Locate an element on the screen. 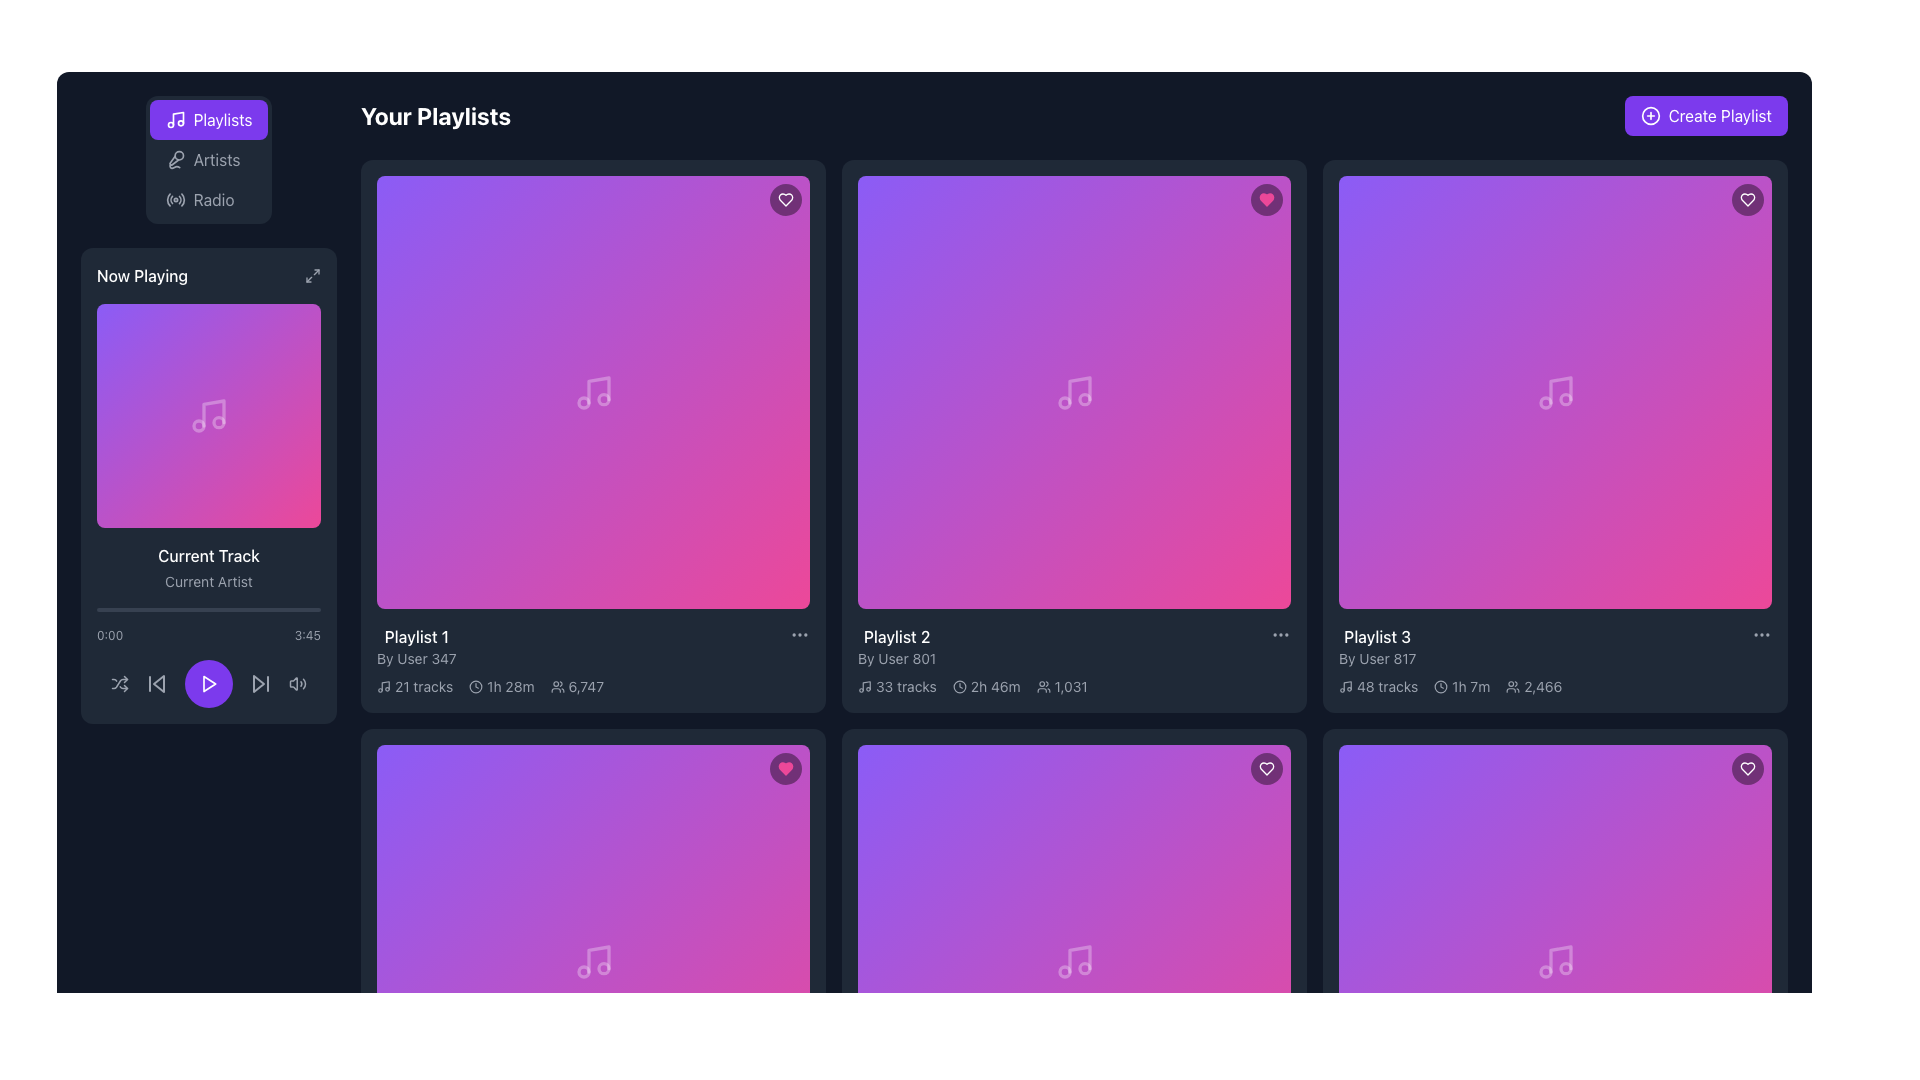 This screenshot has height=1080, width=1920. the text label that displays the number of tracks in the playlist, which is located below the second playlist image and is the leftmost metadata component is located at coordinates (896, 685).